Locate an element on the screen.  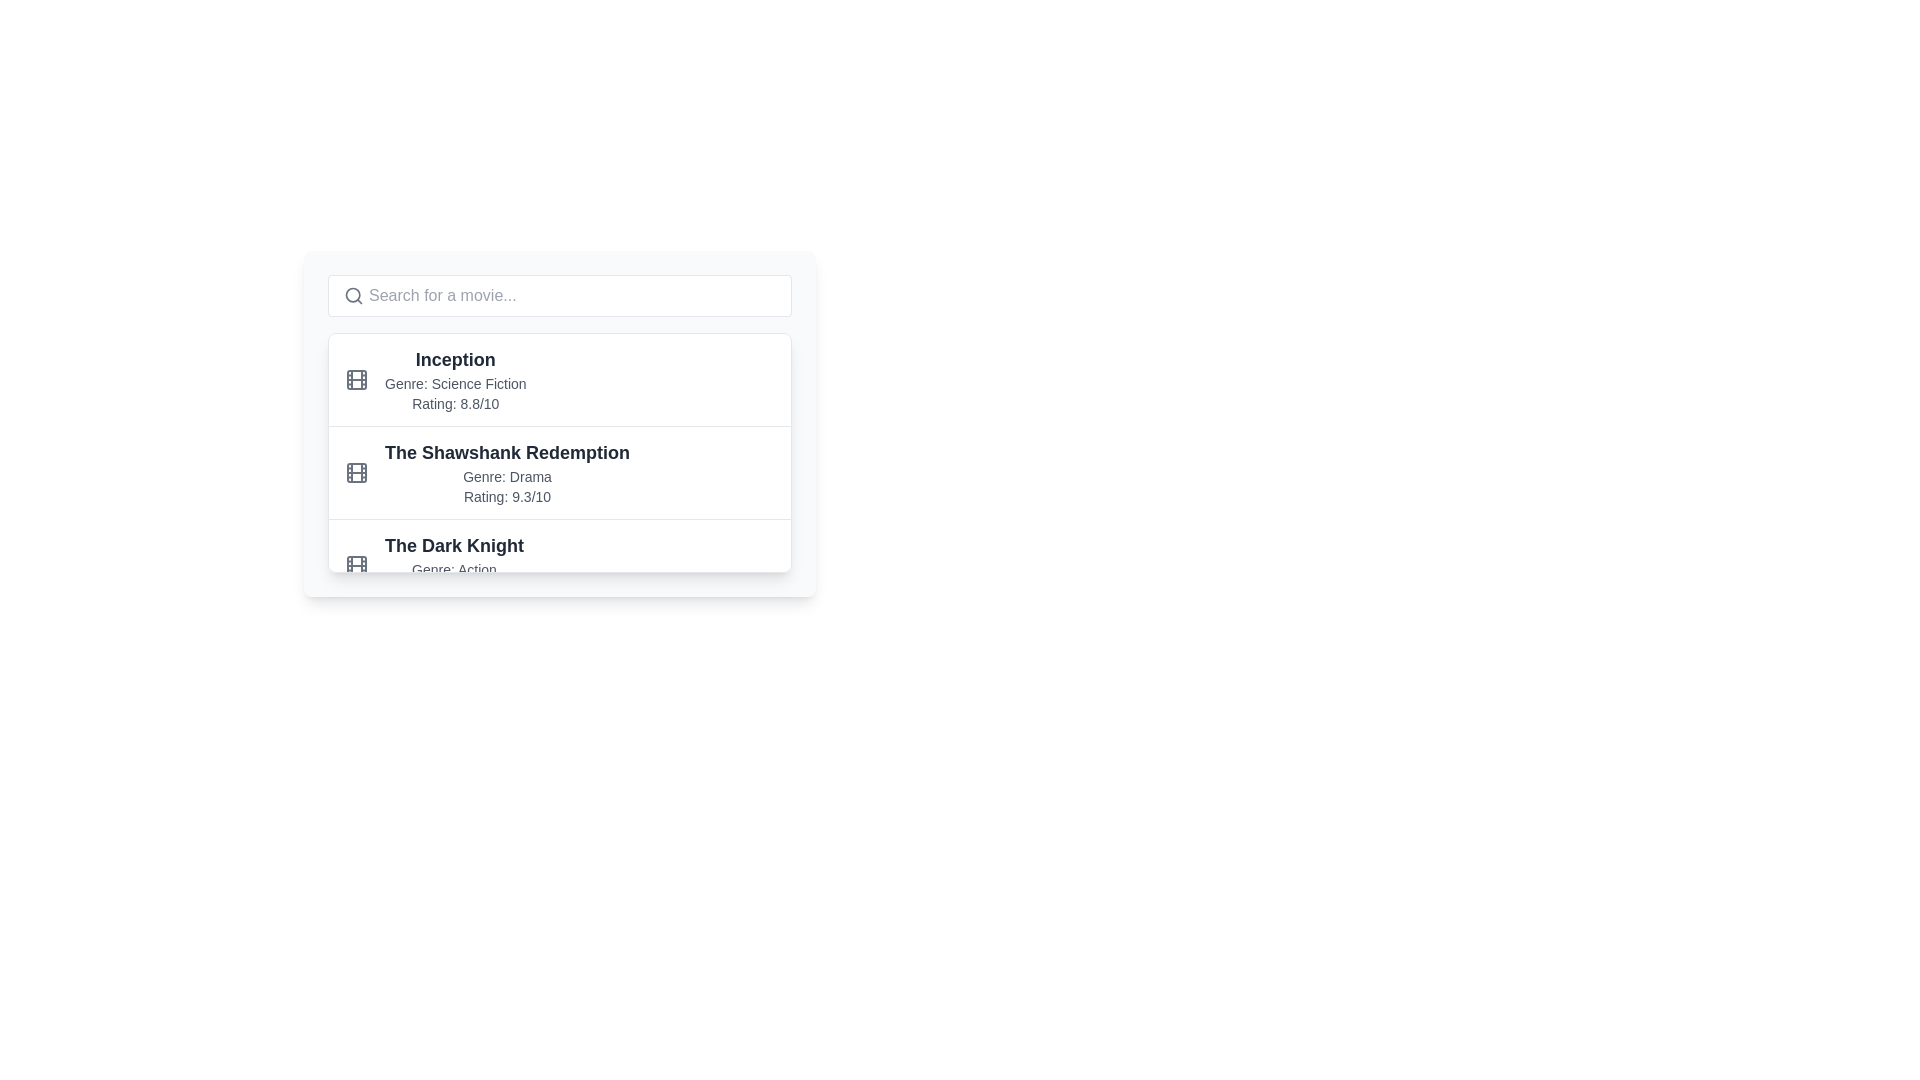
the text label that reads 'Genre: Action', which is aligned with the left edge of 'The Dark Knight' and is positioned beneath it is located at coordinates (453, 570).